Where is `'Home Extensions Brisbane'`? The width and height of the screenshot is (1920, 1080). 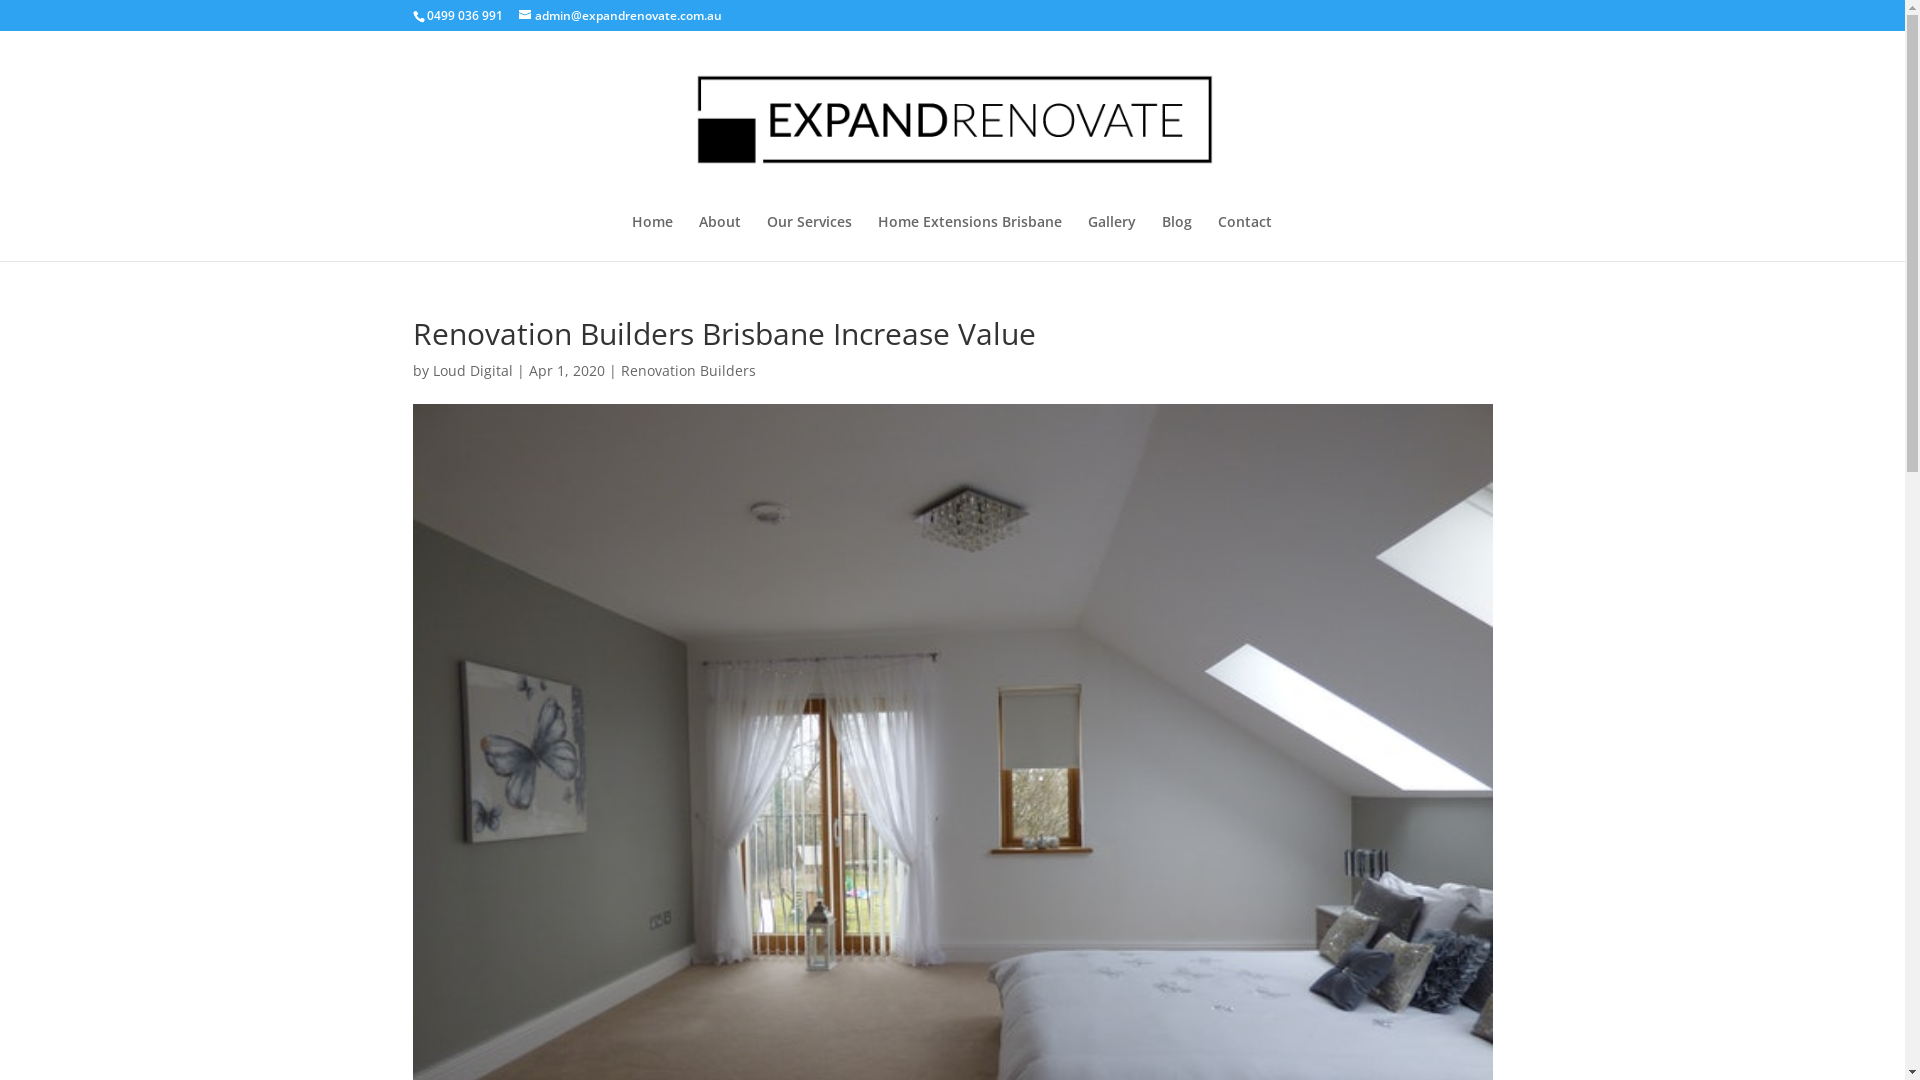 'Home Extensions Brisbane' is located at coordinates (969, 237).